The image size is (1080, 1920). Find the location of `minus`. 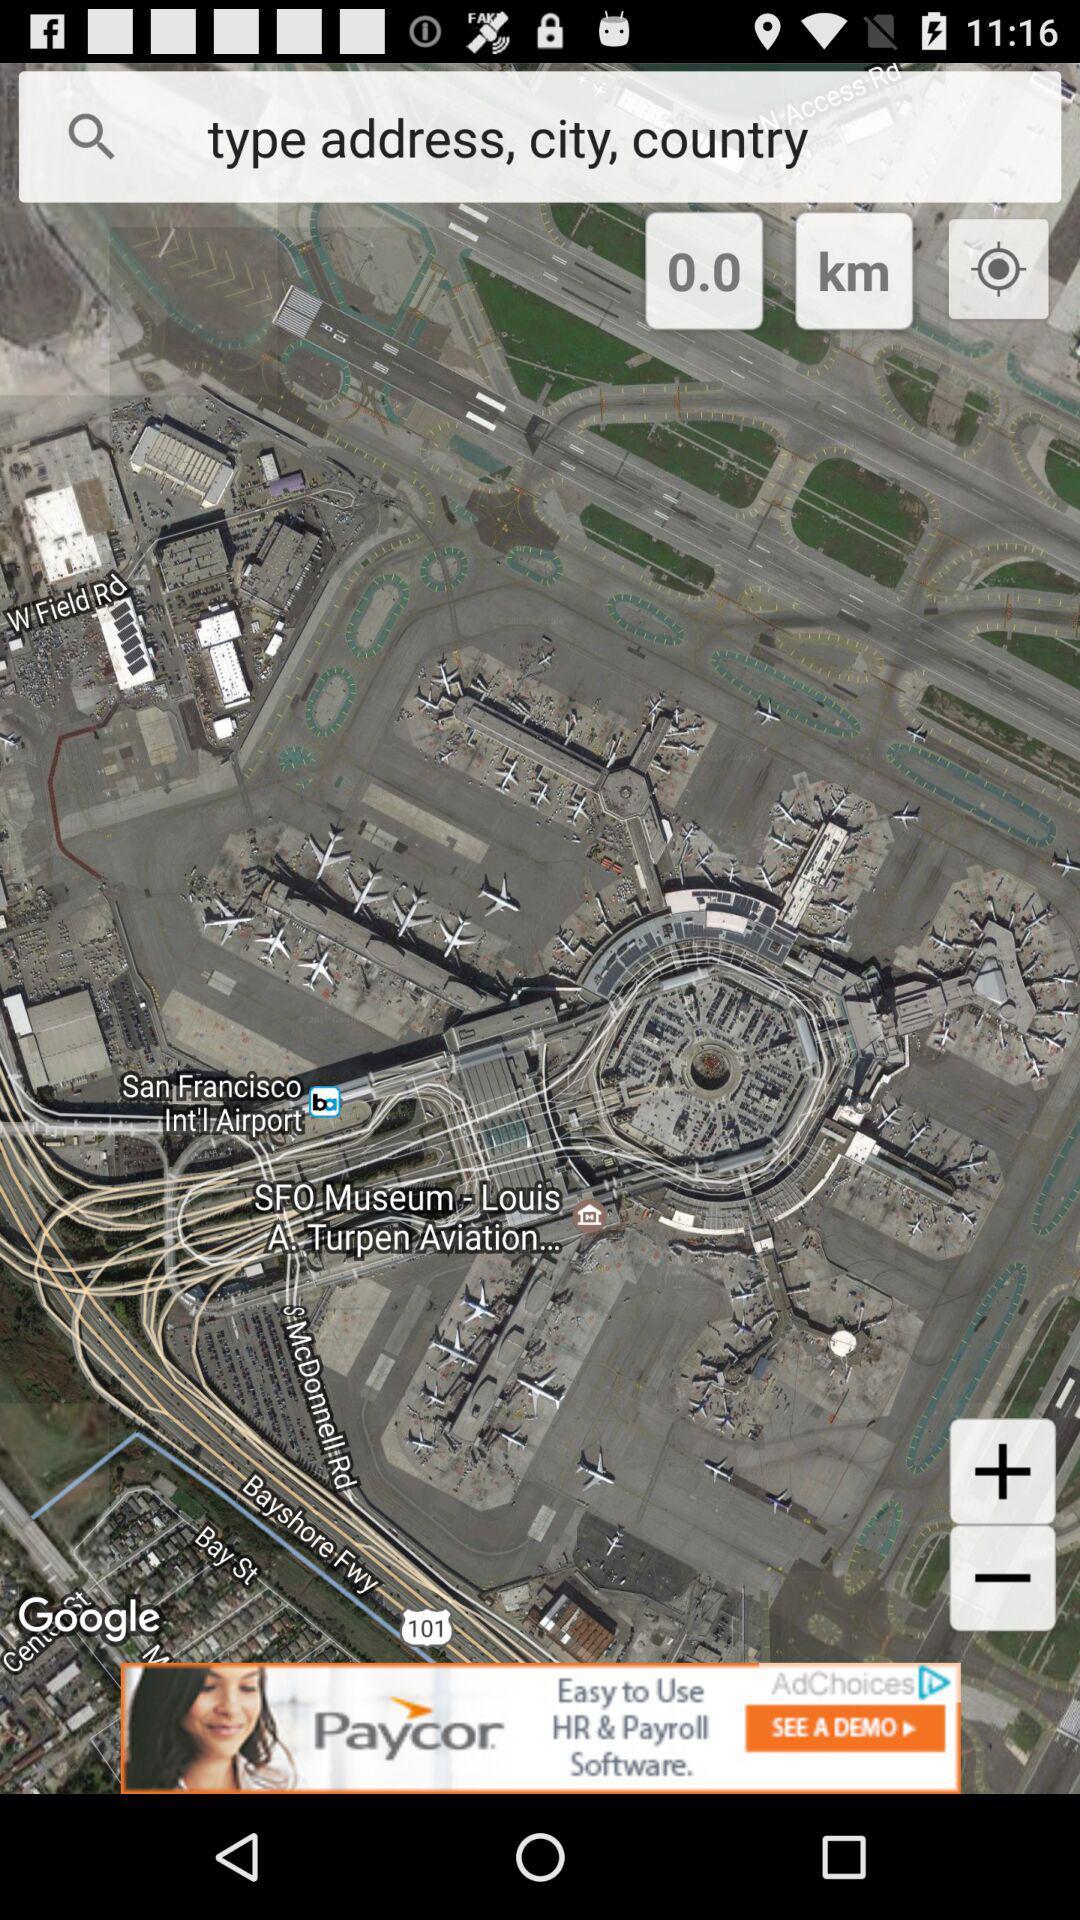

minus is located at coordinates (1002, 1577).